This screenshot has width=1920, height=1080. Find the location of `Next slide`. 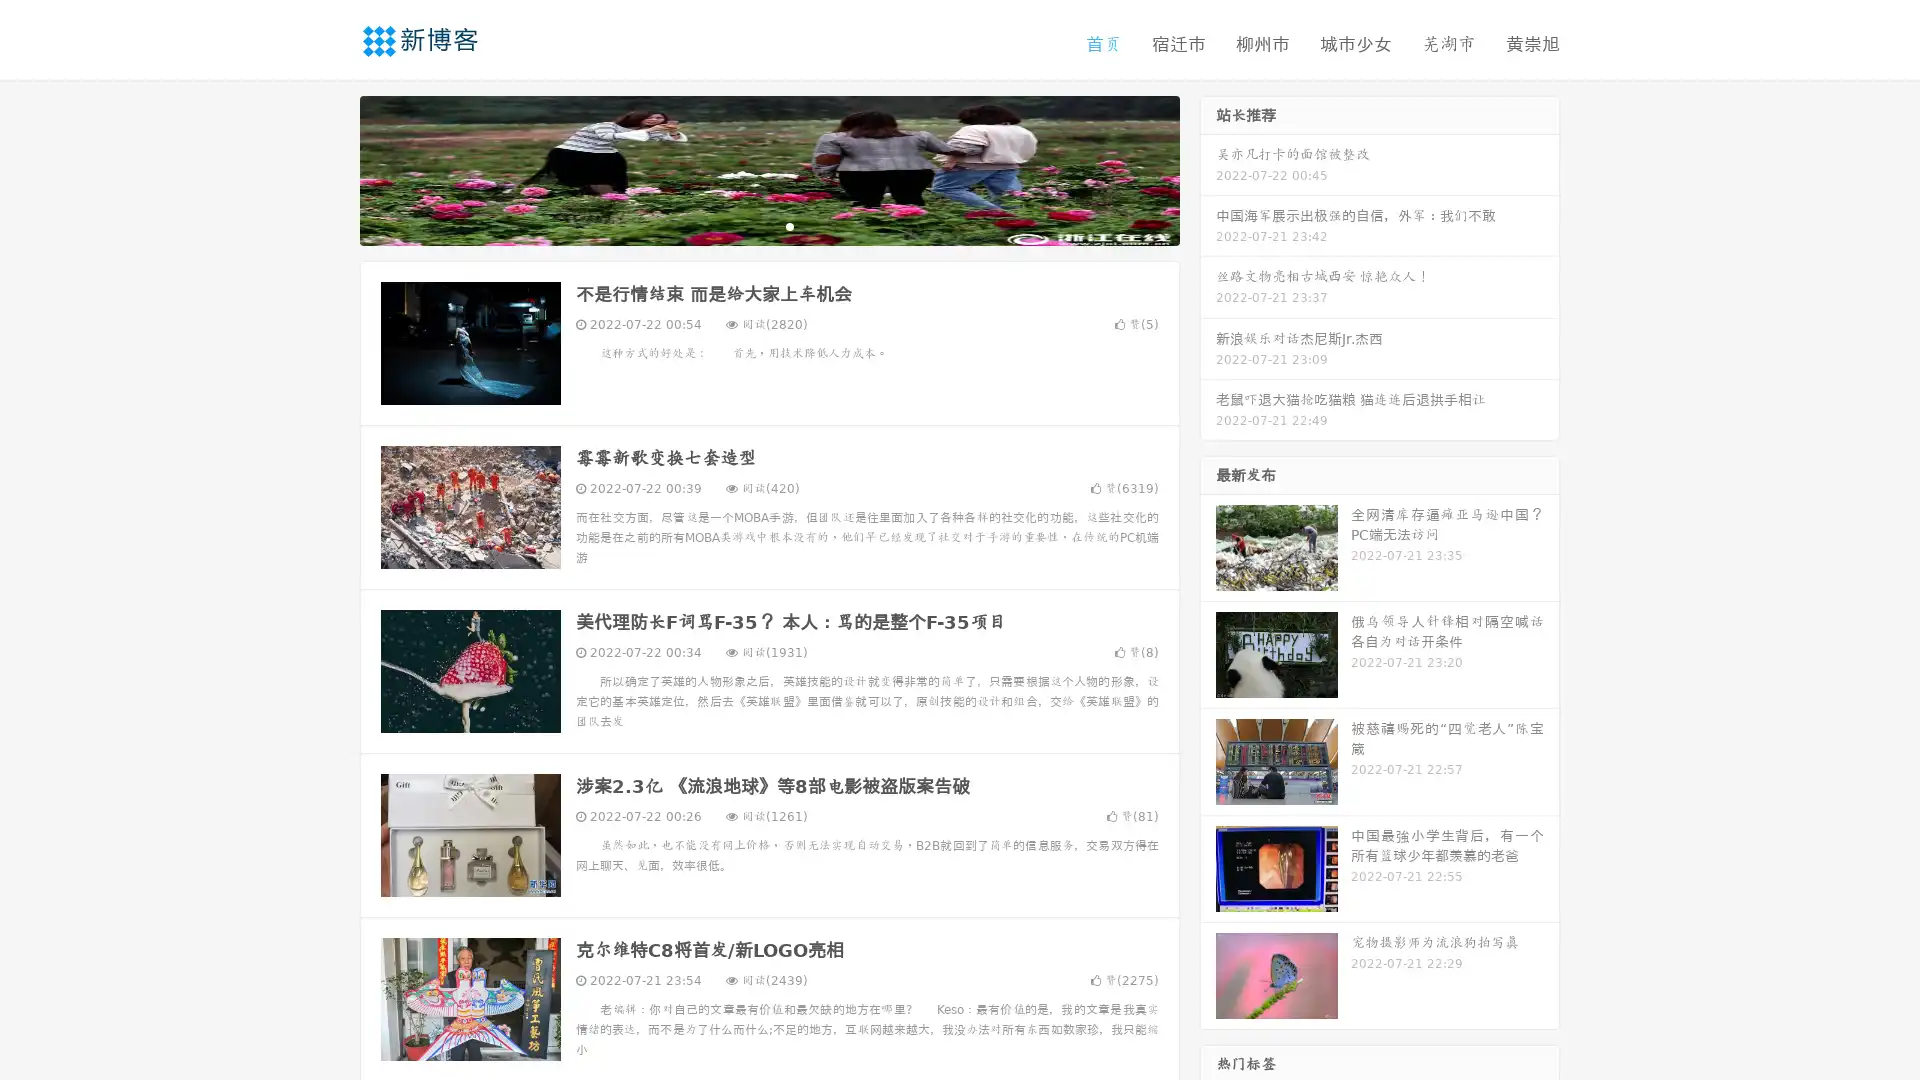

Next slide is located at coordinates (1208, 168).